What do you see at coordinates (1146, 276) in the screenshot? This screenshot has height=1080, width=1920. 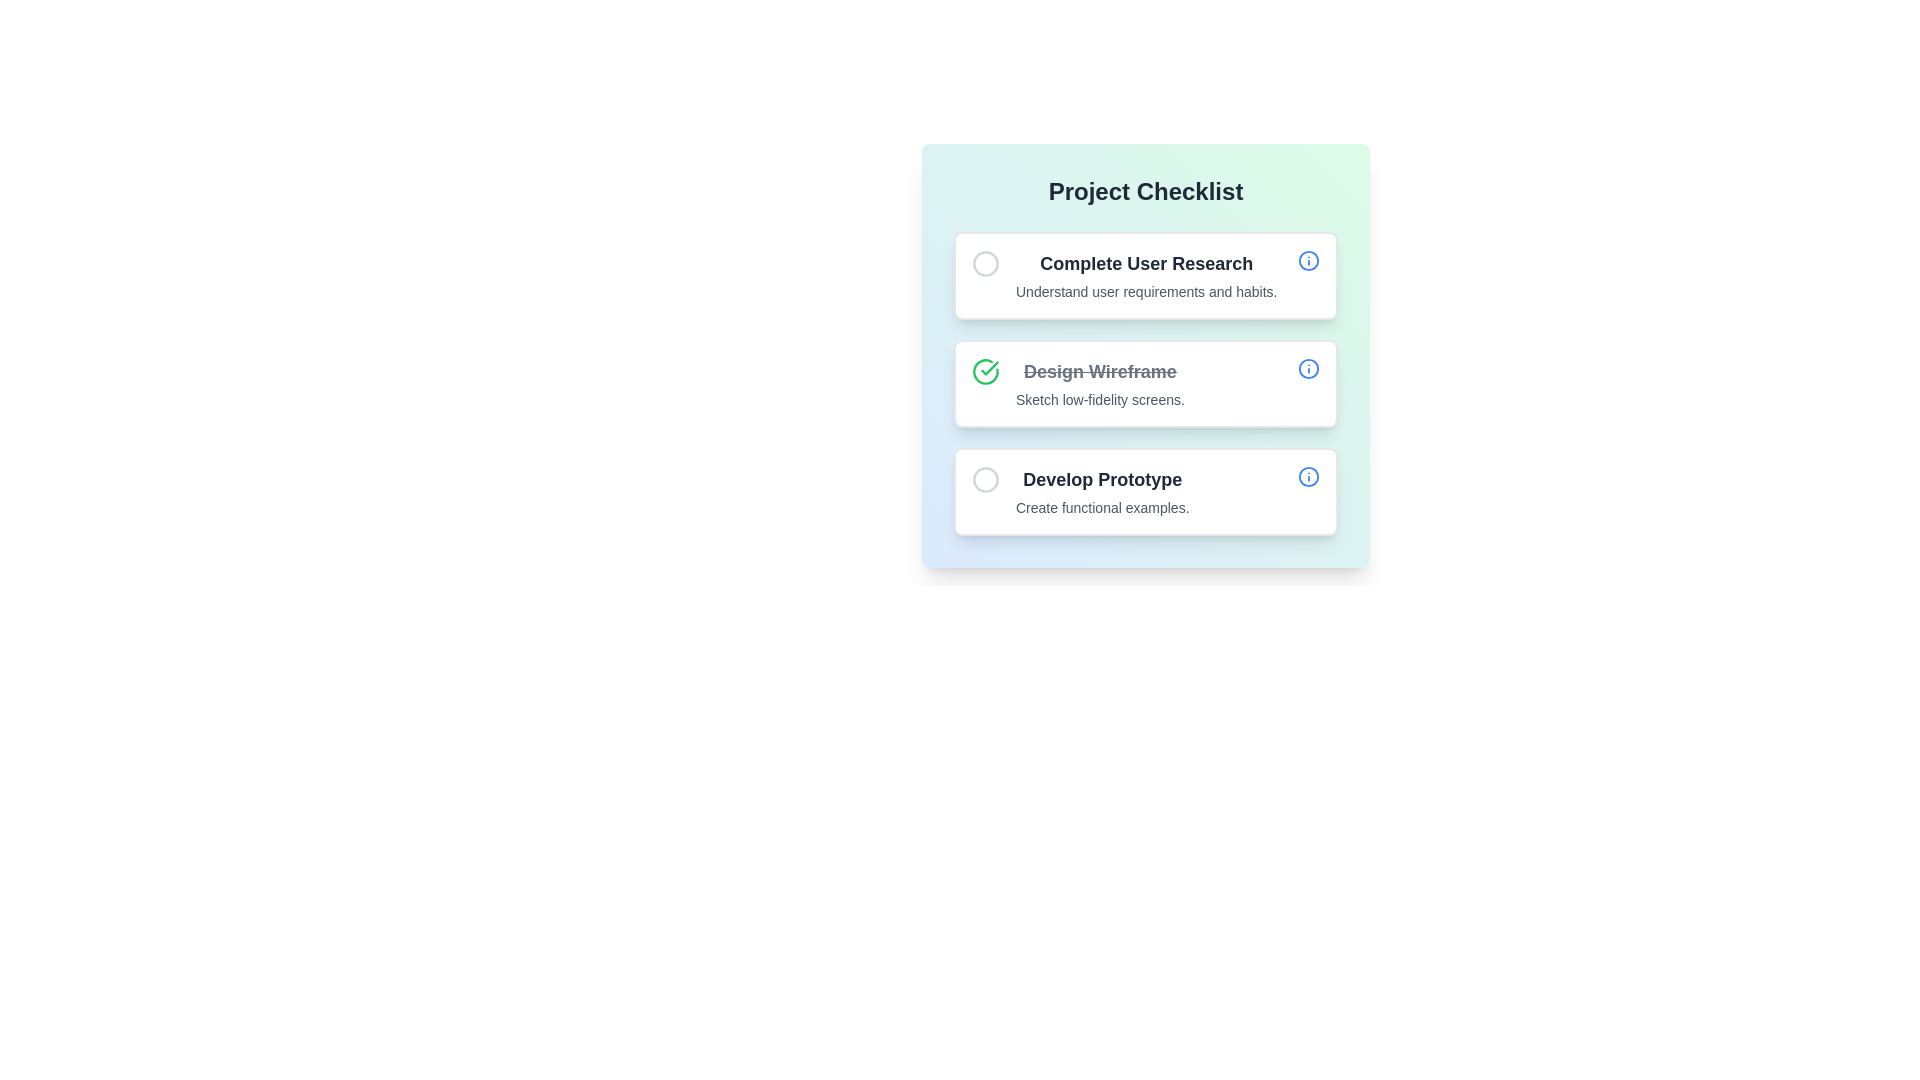 I see `the Label with subtext that describes the task details in the checklist, located at the top of the checklist inside a bordered box` at bounding box center [1146, 276].